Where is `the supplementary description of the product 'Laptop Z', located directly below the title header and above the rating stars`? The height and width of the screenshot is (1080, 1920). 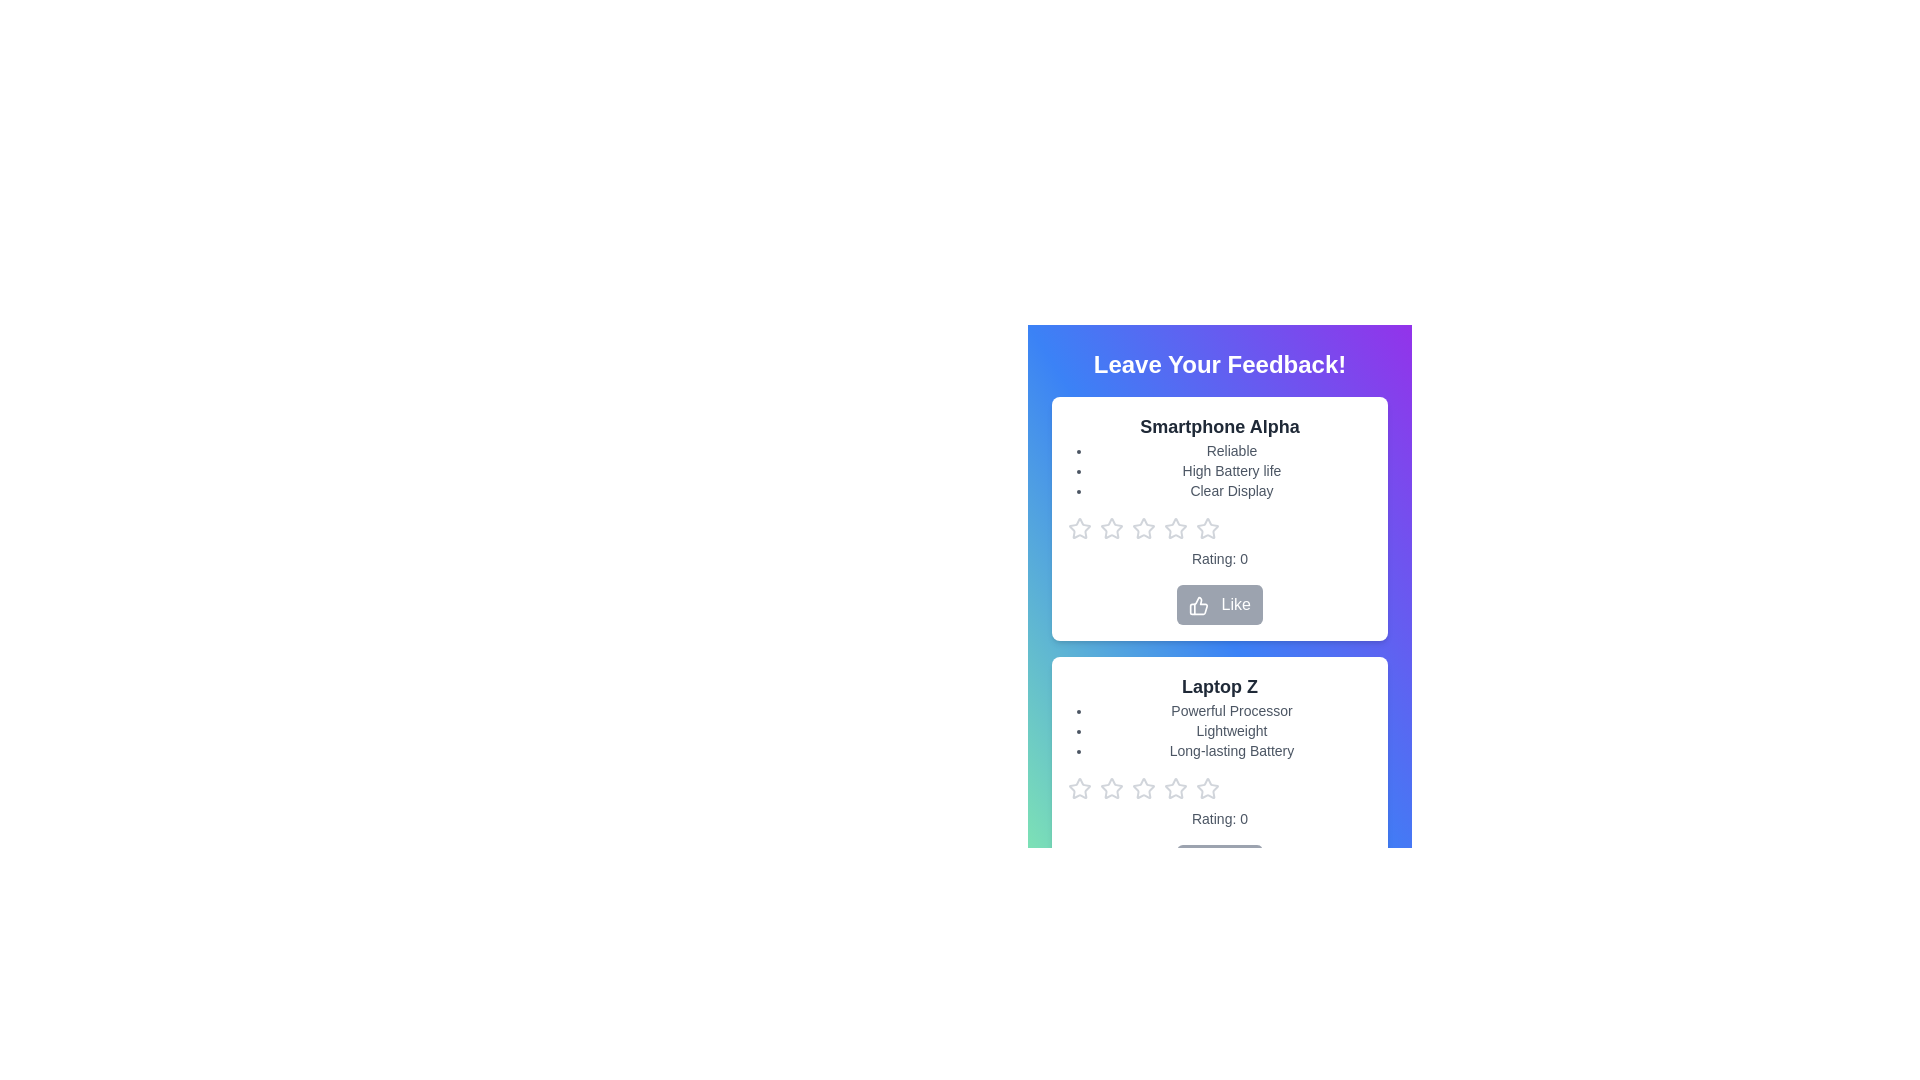
the supplementary description of the product 'Laptop Z', located directly below the title header and above the rating stars is located at coordinates (1231, 731).